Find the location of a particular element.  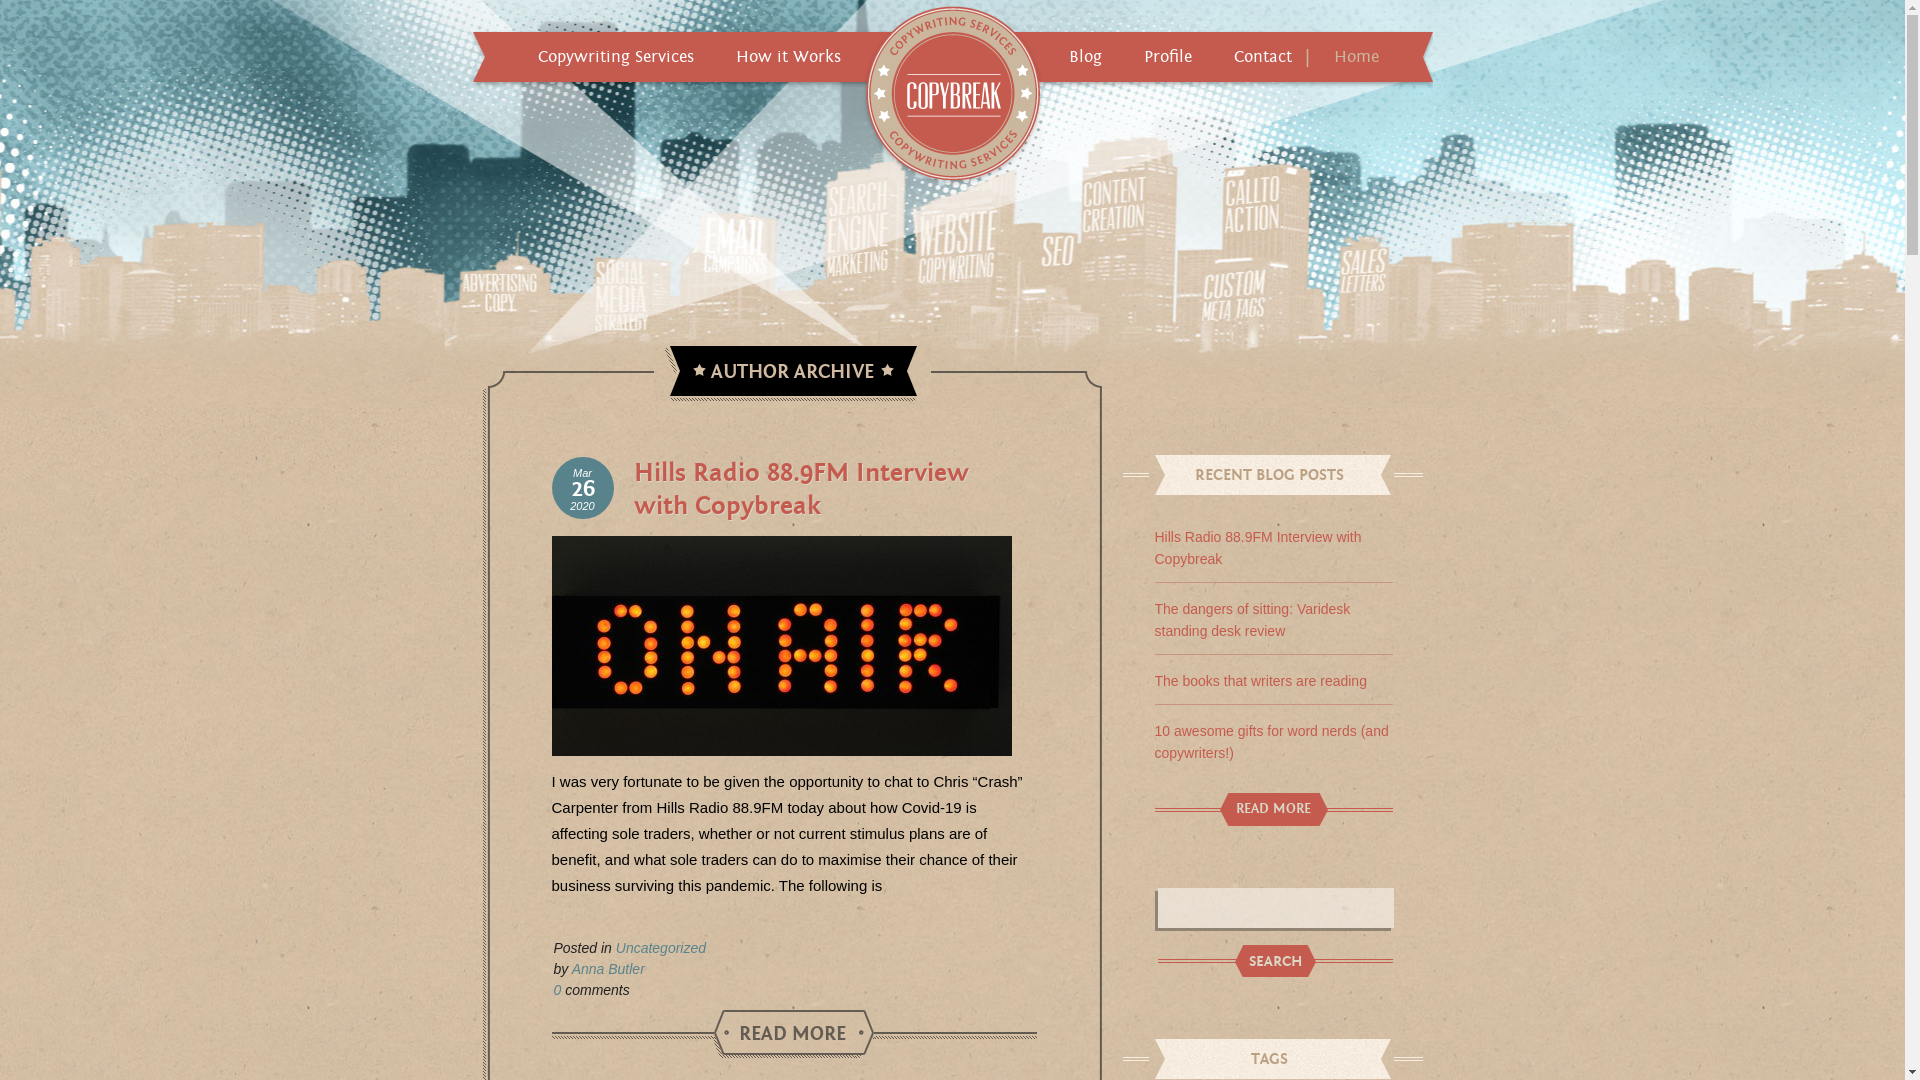

'The books that writers are reading' is located at coordinates (1258, 680).